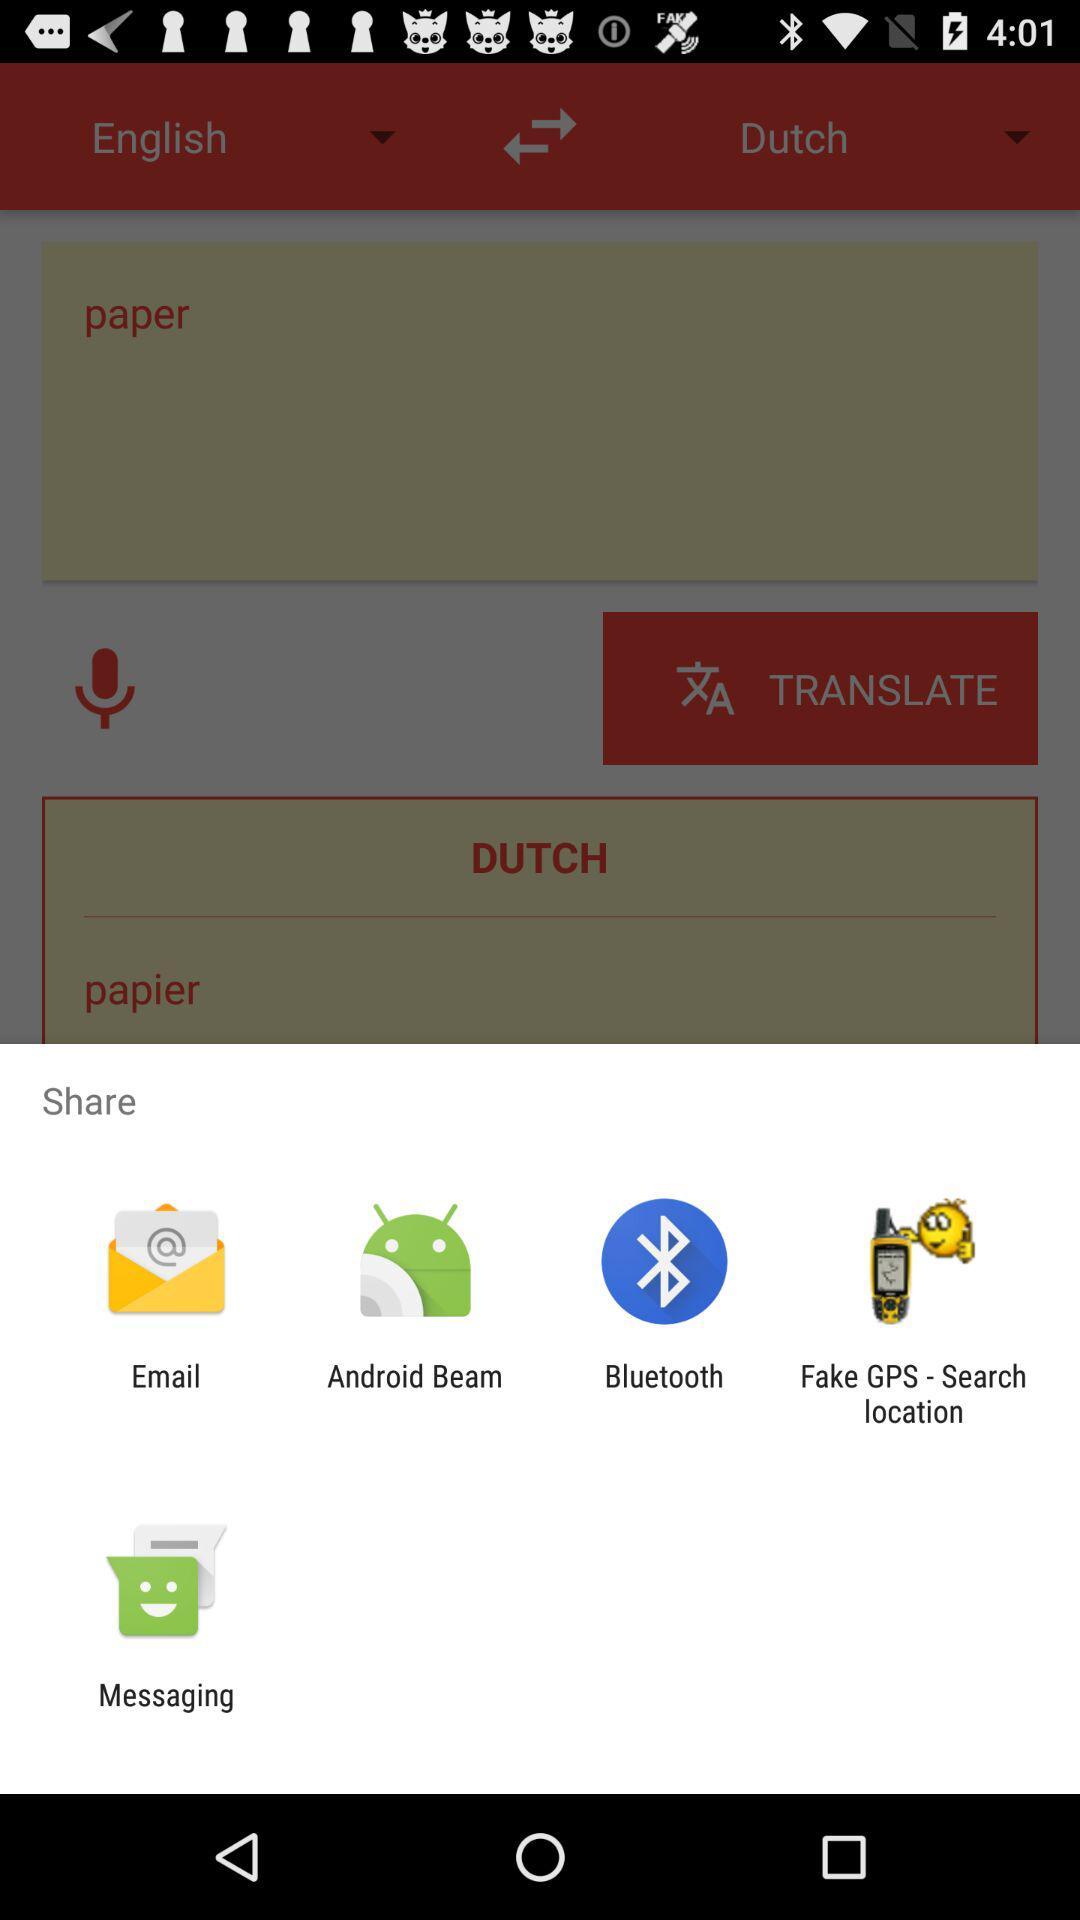 The image size is (1080, 1920). What do you see at coordinates (664, 1392) in the screenshot?
I see `the item to the right of android beam item` at bounding box center [664, 1392].